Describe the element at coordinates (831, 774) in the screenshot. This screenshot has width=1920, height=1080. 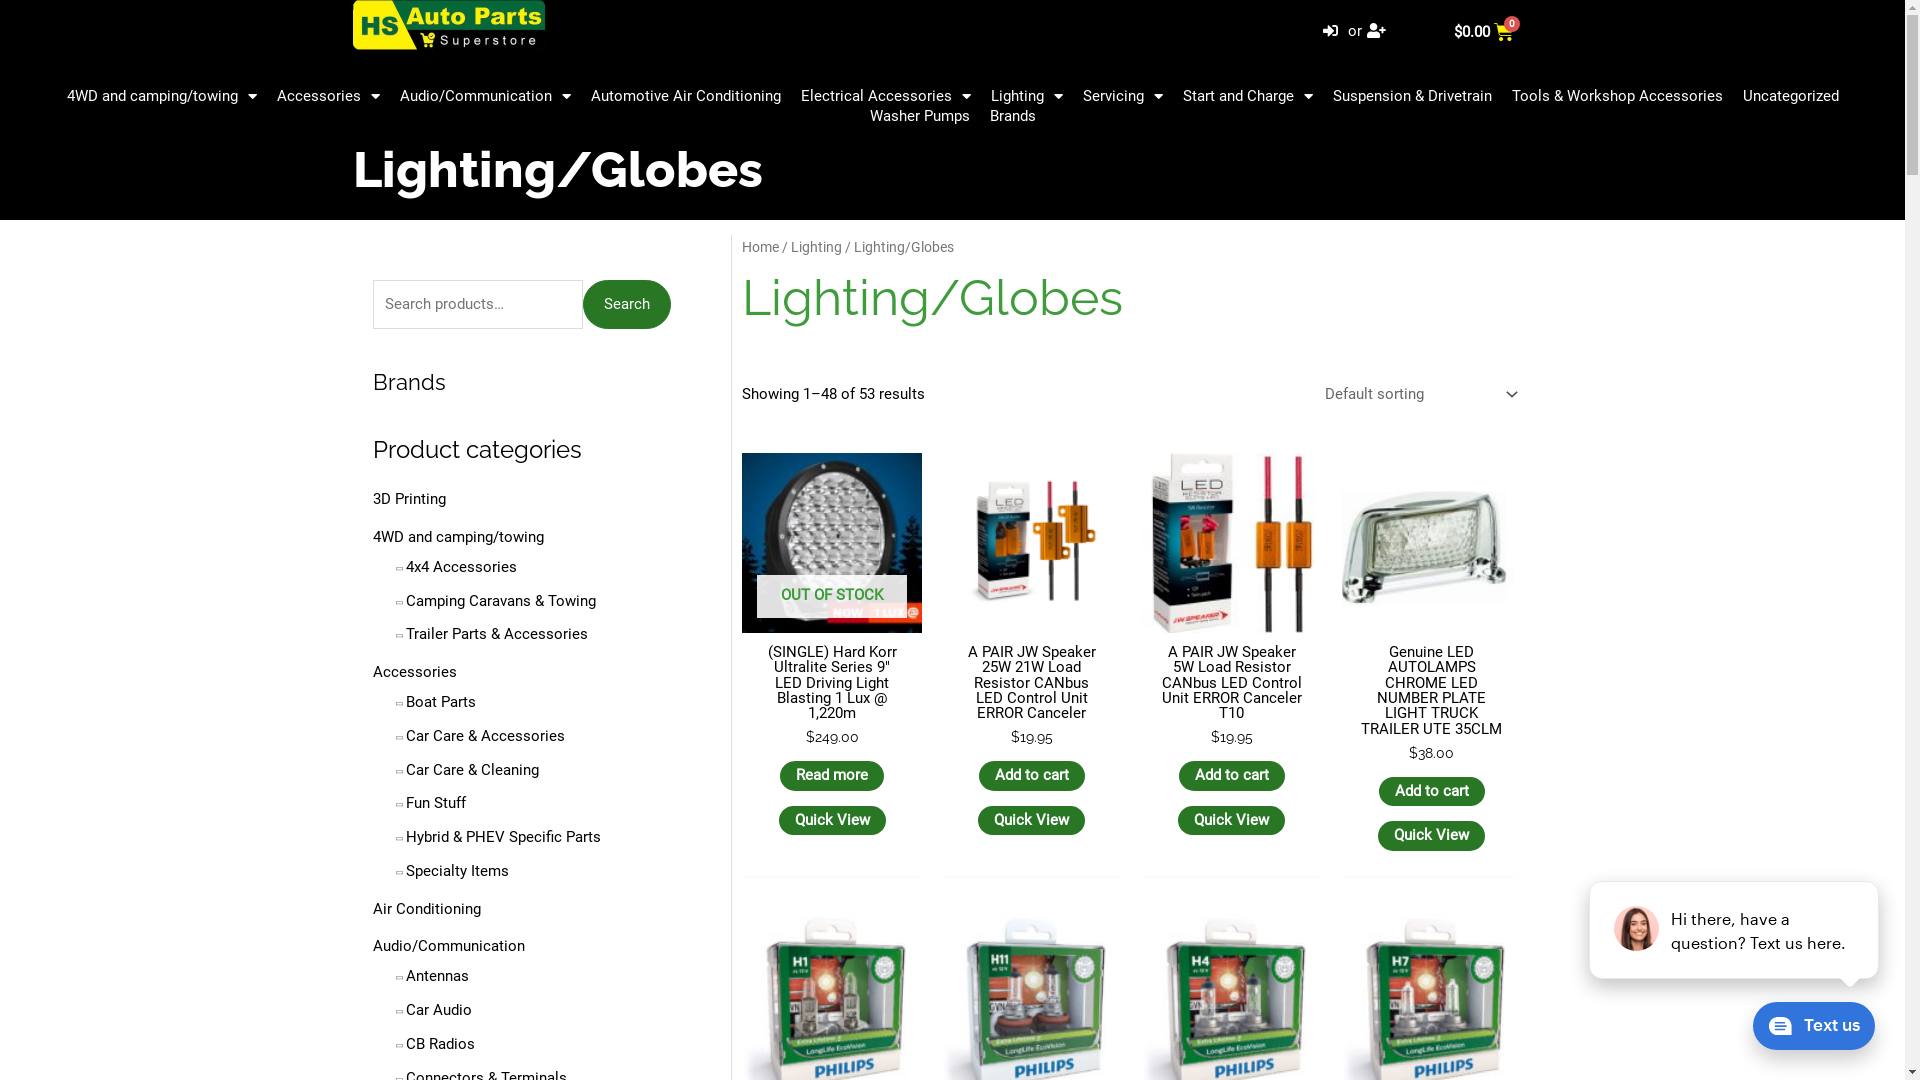
I see `'Read more'` at that location.